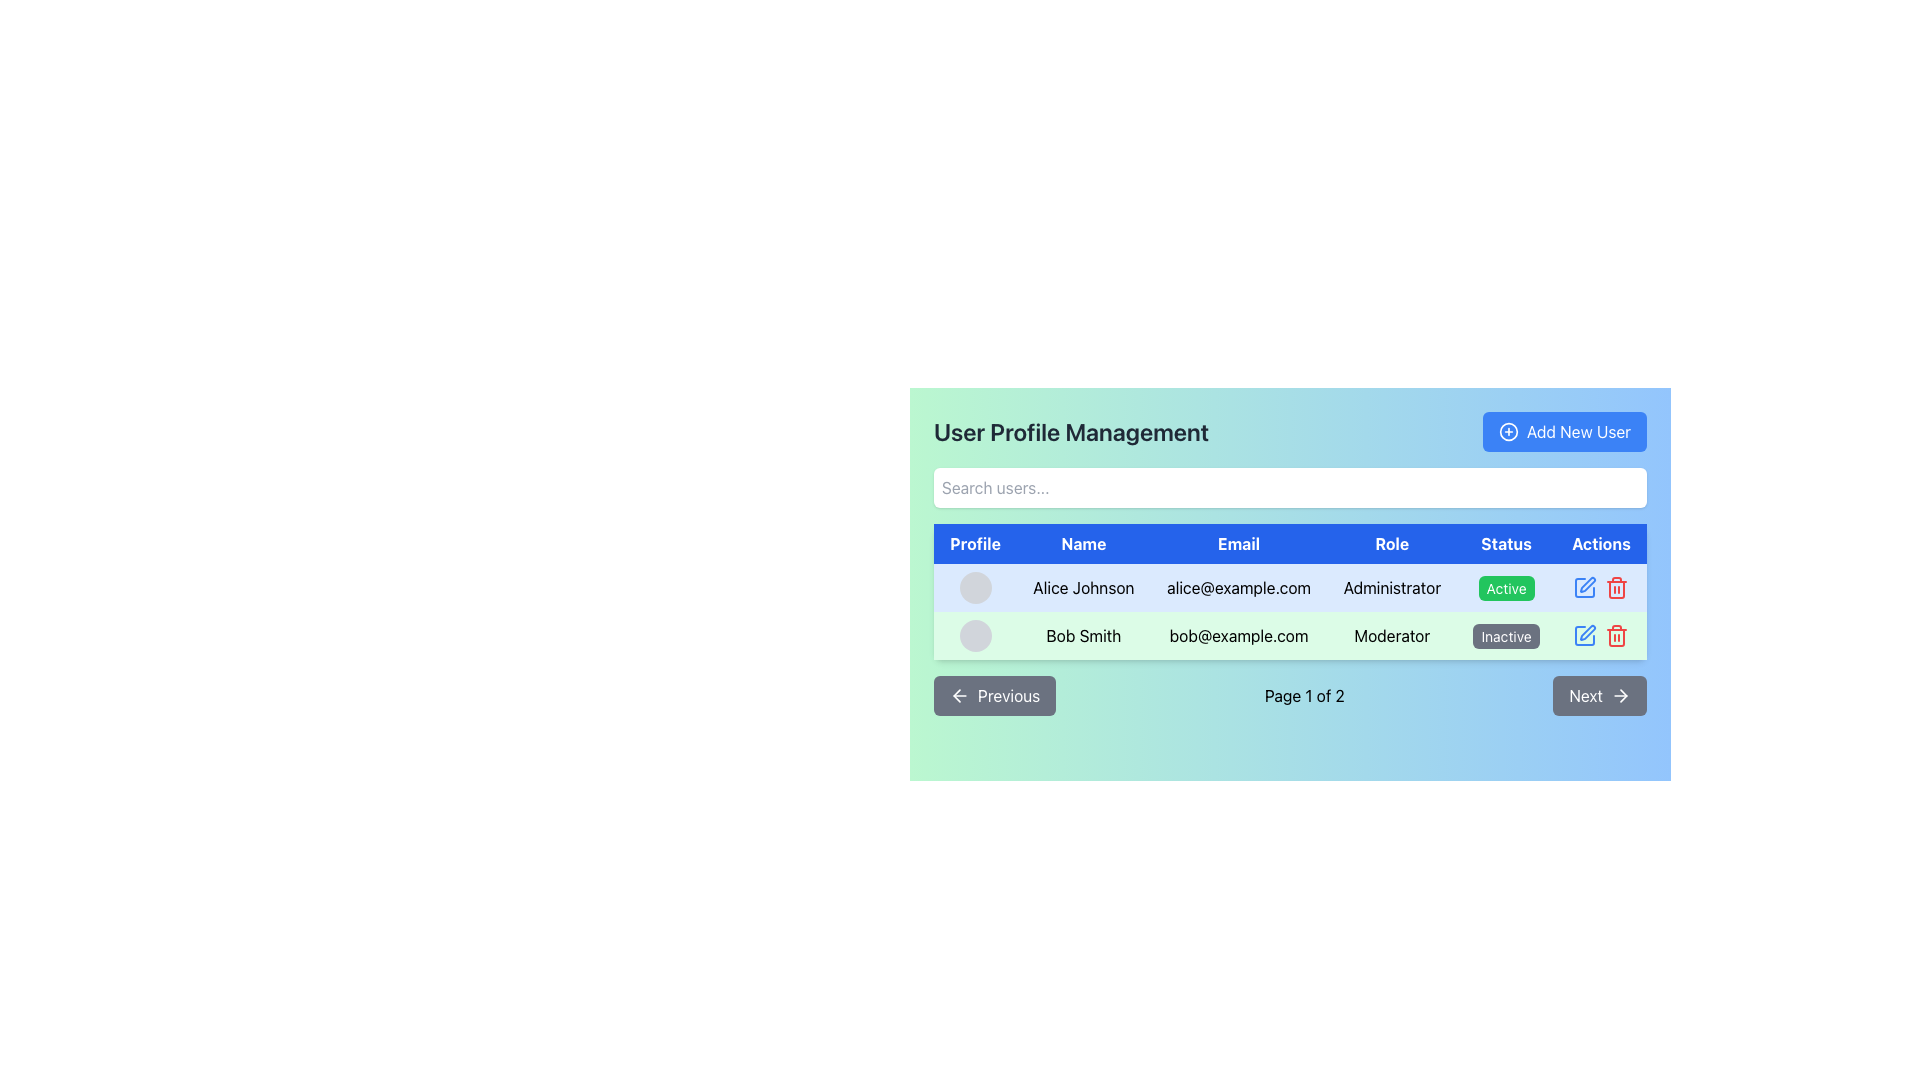  Describe the element at coordinates (1082, 636) in the screenshot. I see `the text label displaying the name 'Bob Smith' in the user management interface, which is the second column of the table under the 'Name' header` at that location.